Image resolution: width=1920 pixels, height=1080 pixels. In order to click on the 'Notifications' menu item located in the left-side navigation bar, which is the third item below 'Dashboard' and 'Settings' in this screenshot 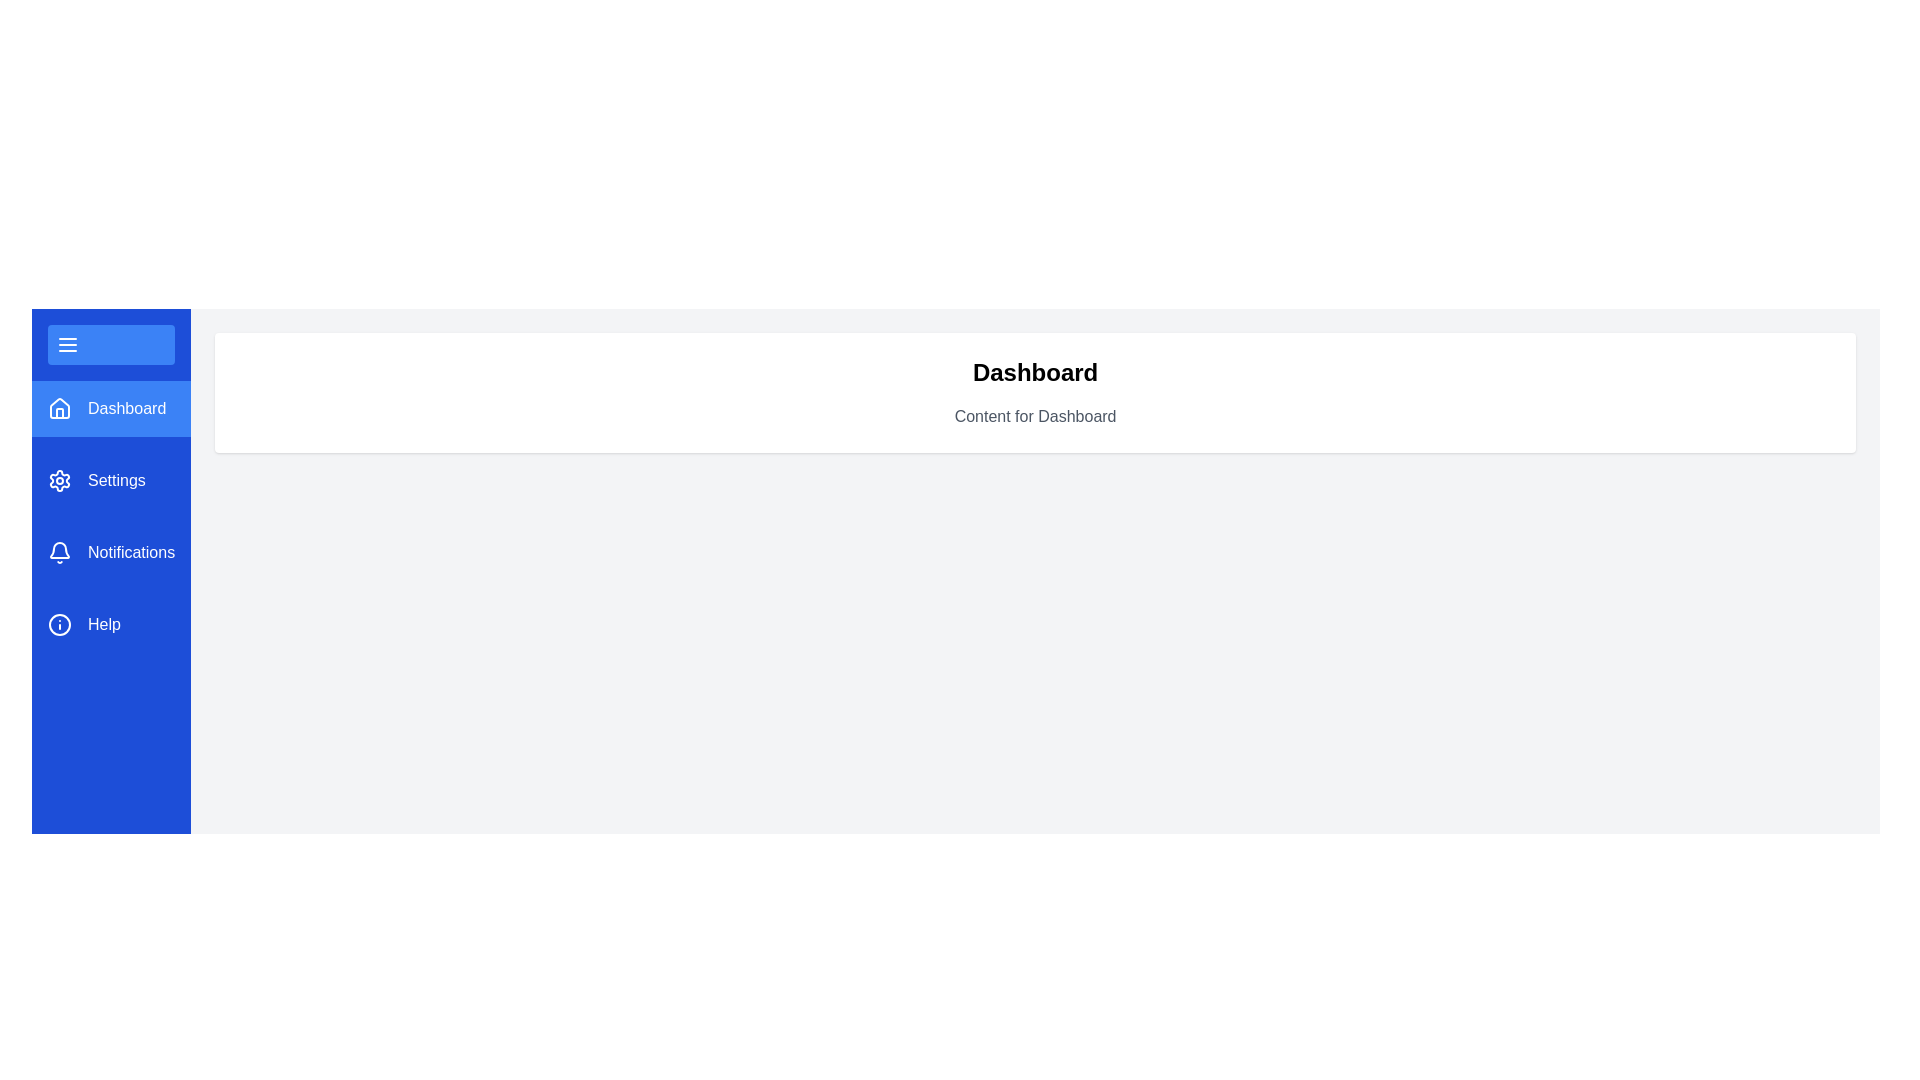, I will do `click(110, 552)`.